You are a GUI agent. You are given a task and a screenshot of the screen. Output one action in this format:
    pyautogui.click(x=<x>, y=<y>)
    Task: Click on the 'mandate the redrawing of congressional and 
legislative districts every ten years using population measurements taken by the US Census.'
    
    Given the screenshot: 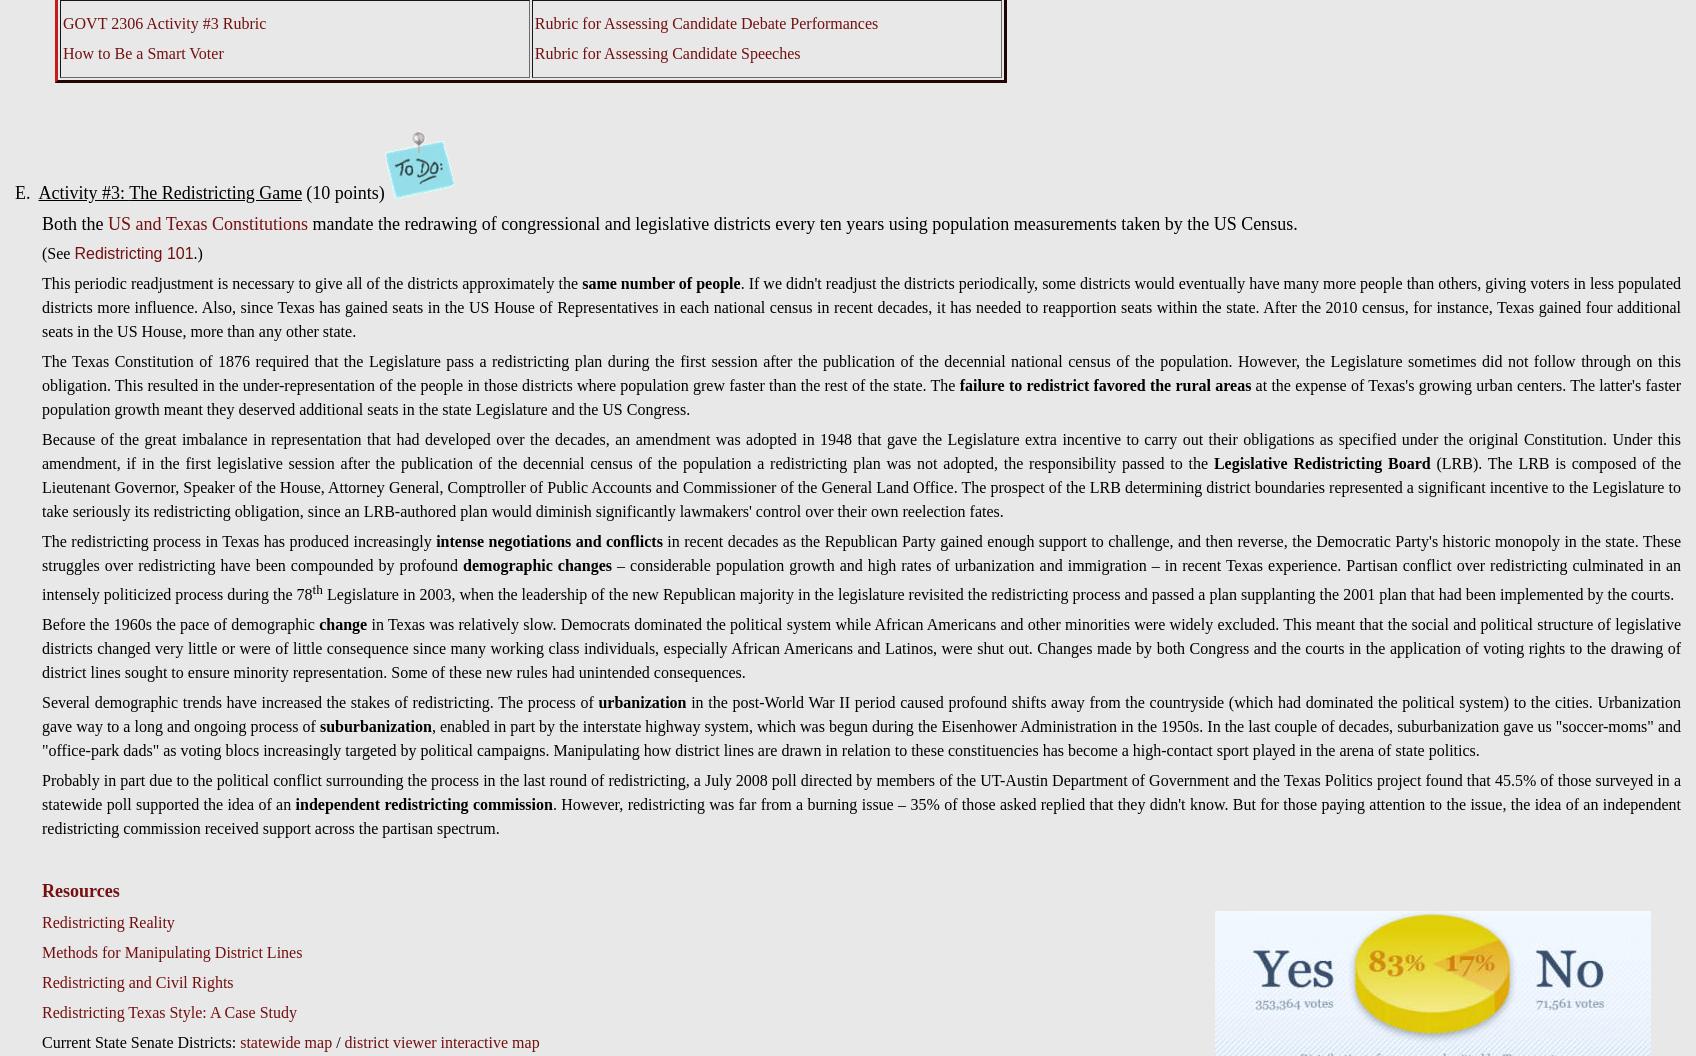 What is the action you would take?
    pyautogui.click(x=801, y=222)
    